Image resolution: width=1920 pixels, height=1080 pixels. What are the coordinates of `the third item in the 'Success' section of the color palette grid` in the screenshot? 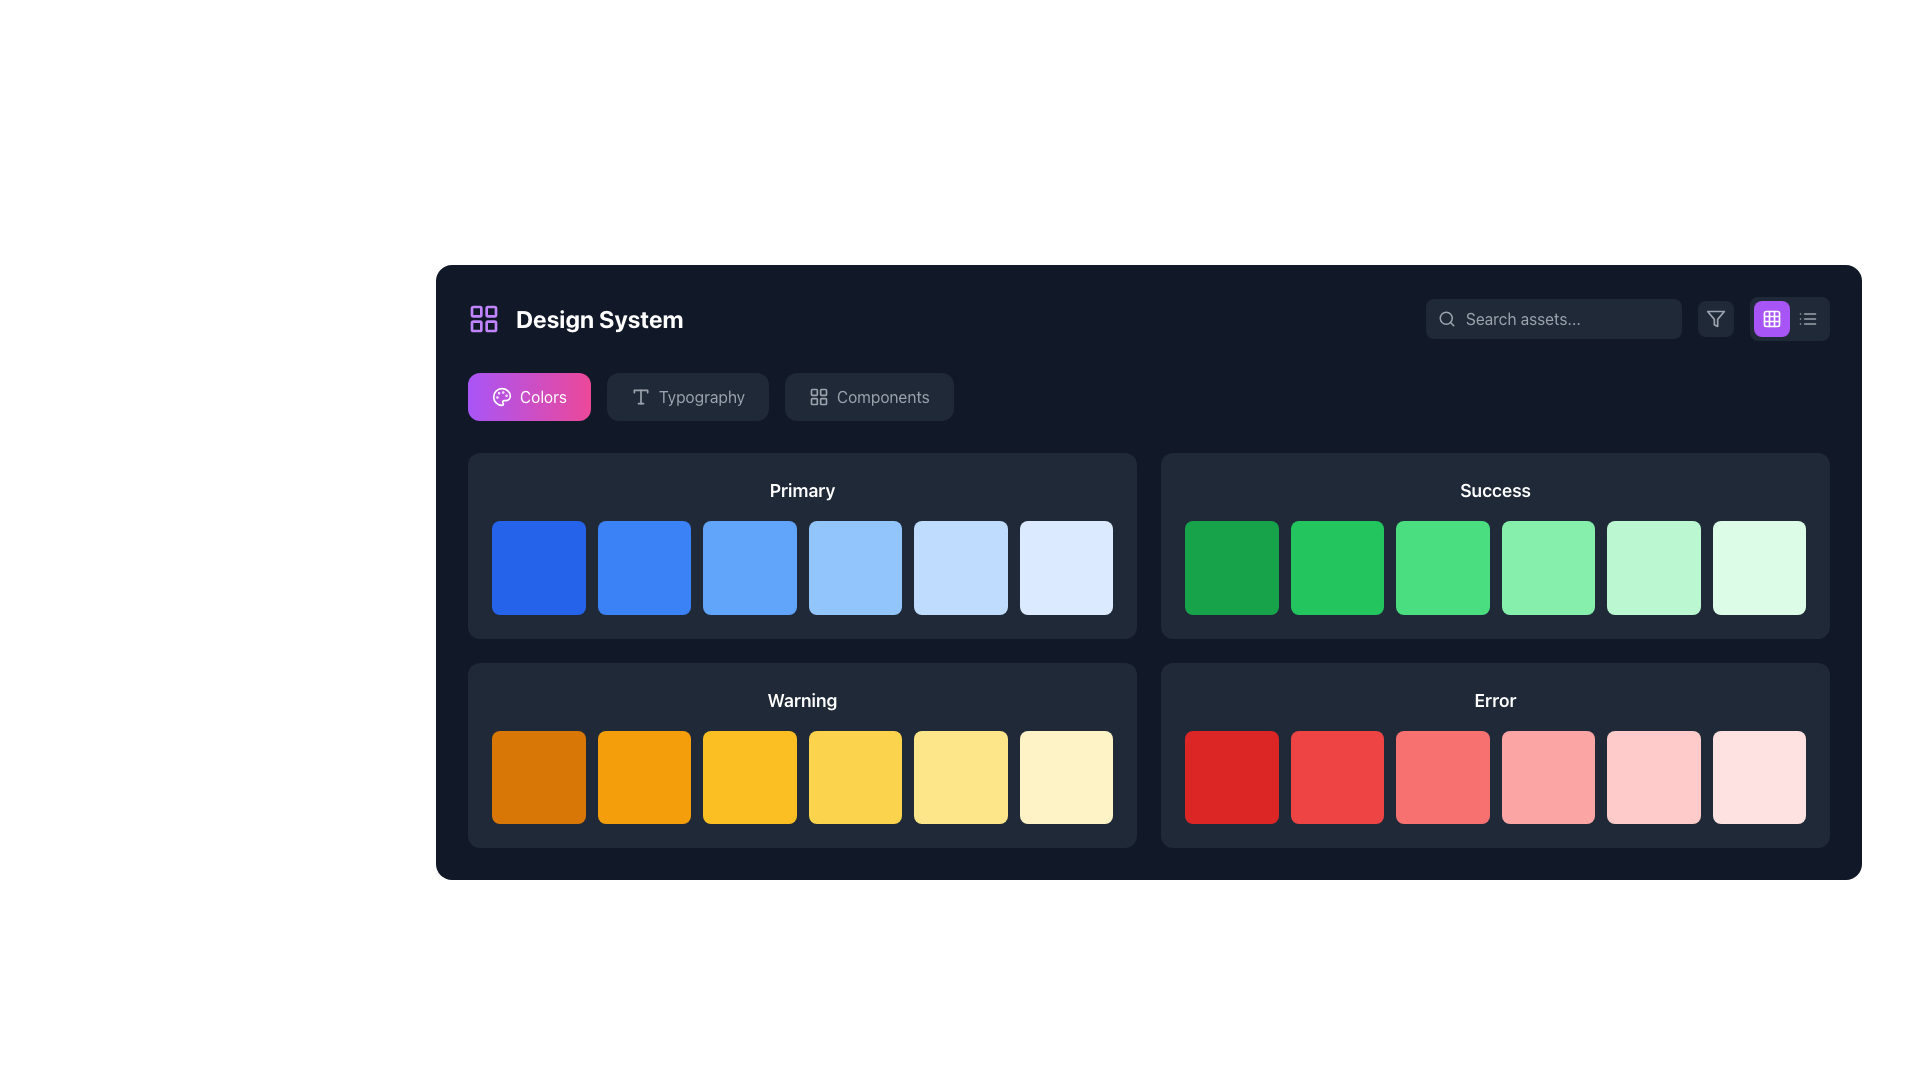 It's located at (1495, 567).